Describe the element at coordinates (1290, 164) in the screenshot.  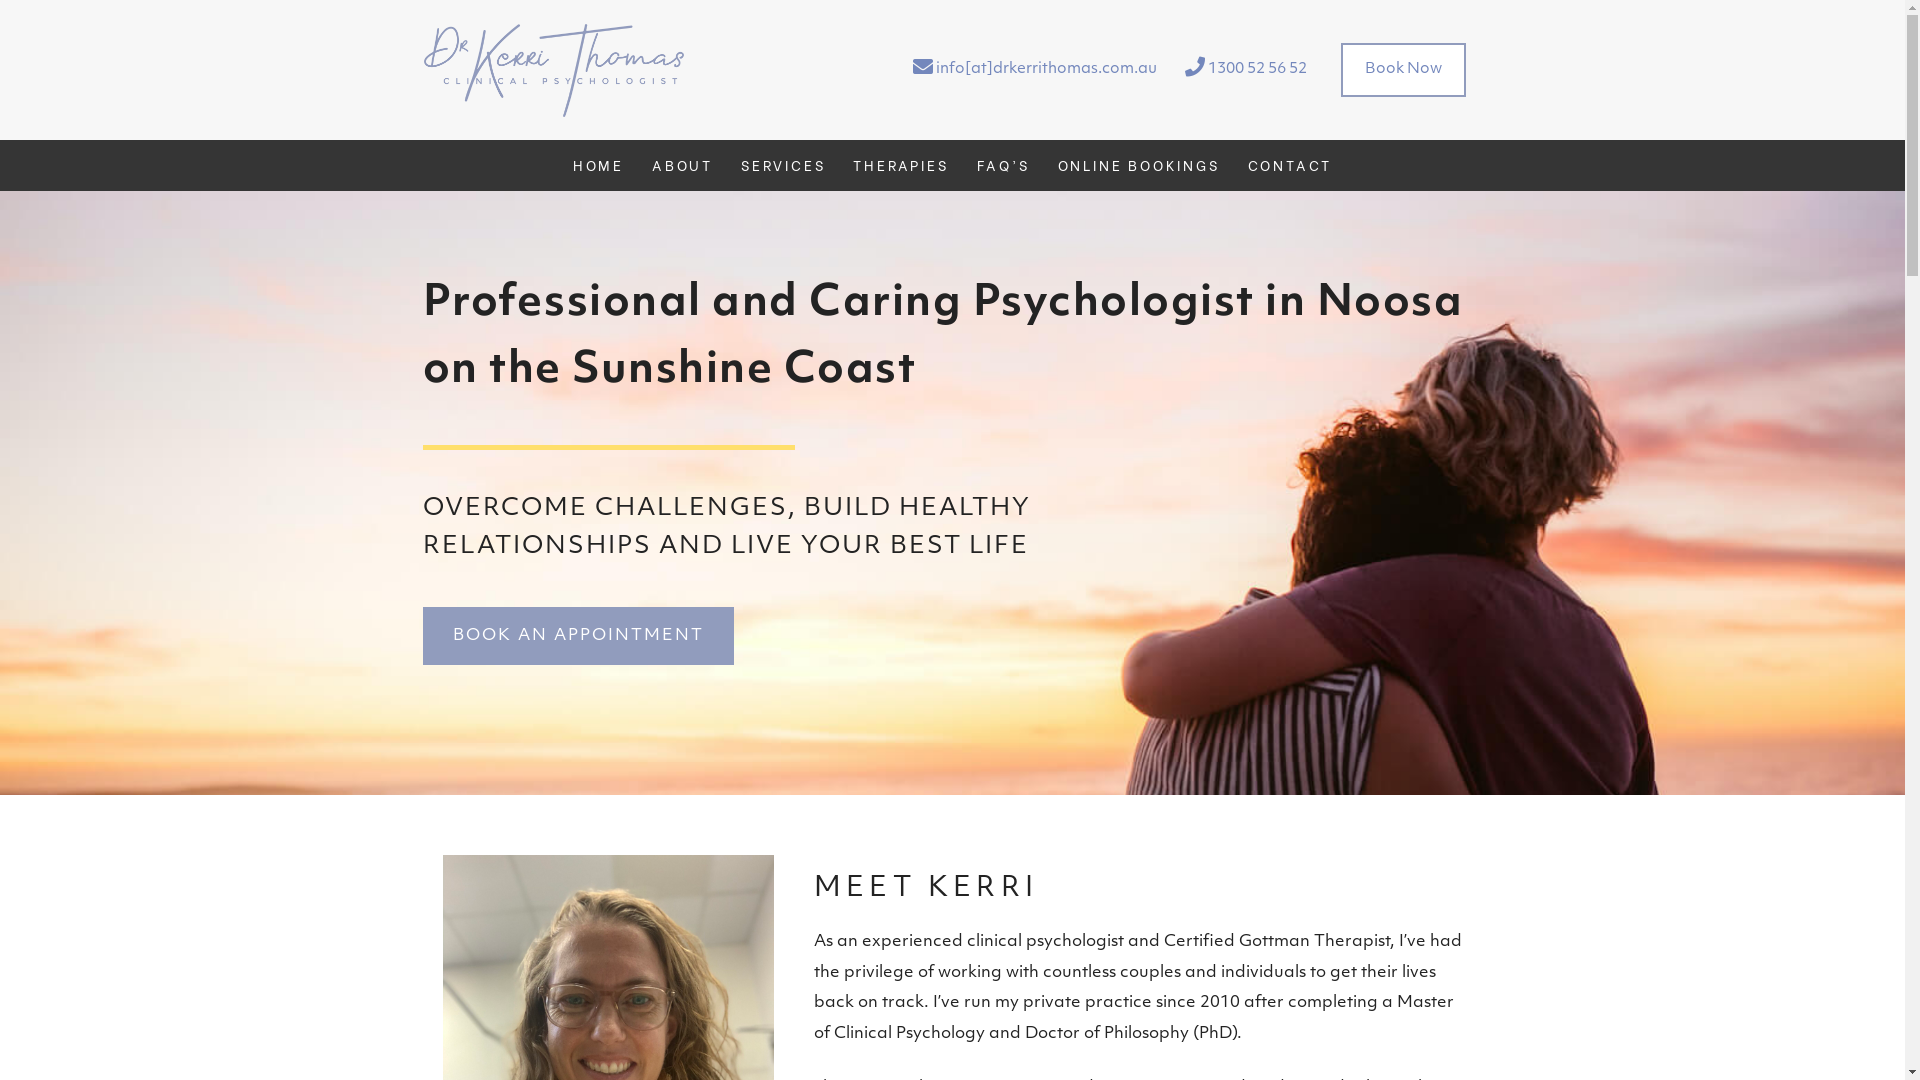
I see `'CONTACT'` at that location.